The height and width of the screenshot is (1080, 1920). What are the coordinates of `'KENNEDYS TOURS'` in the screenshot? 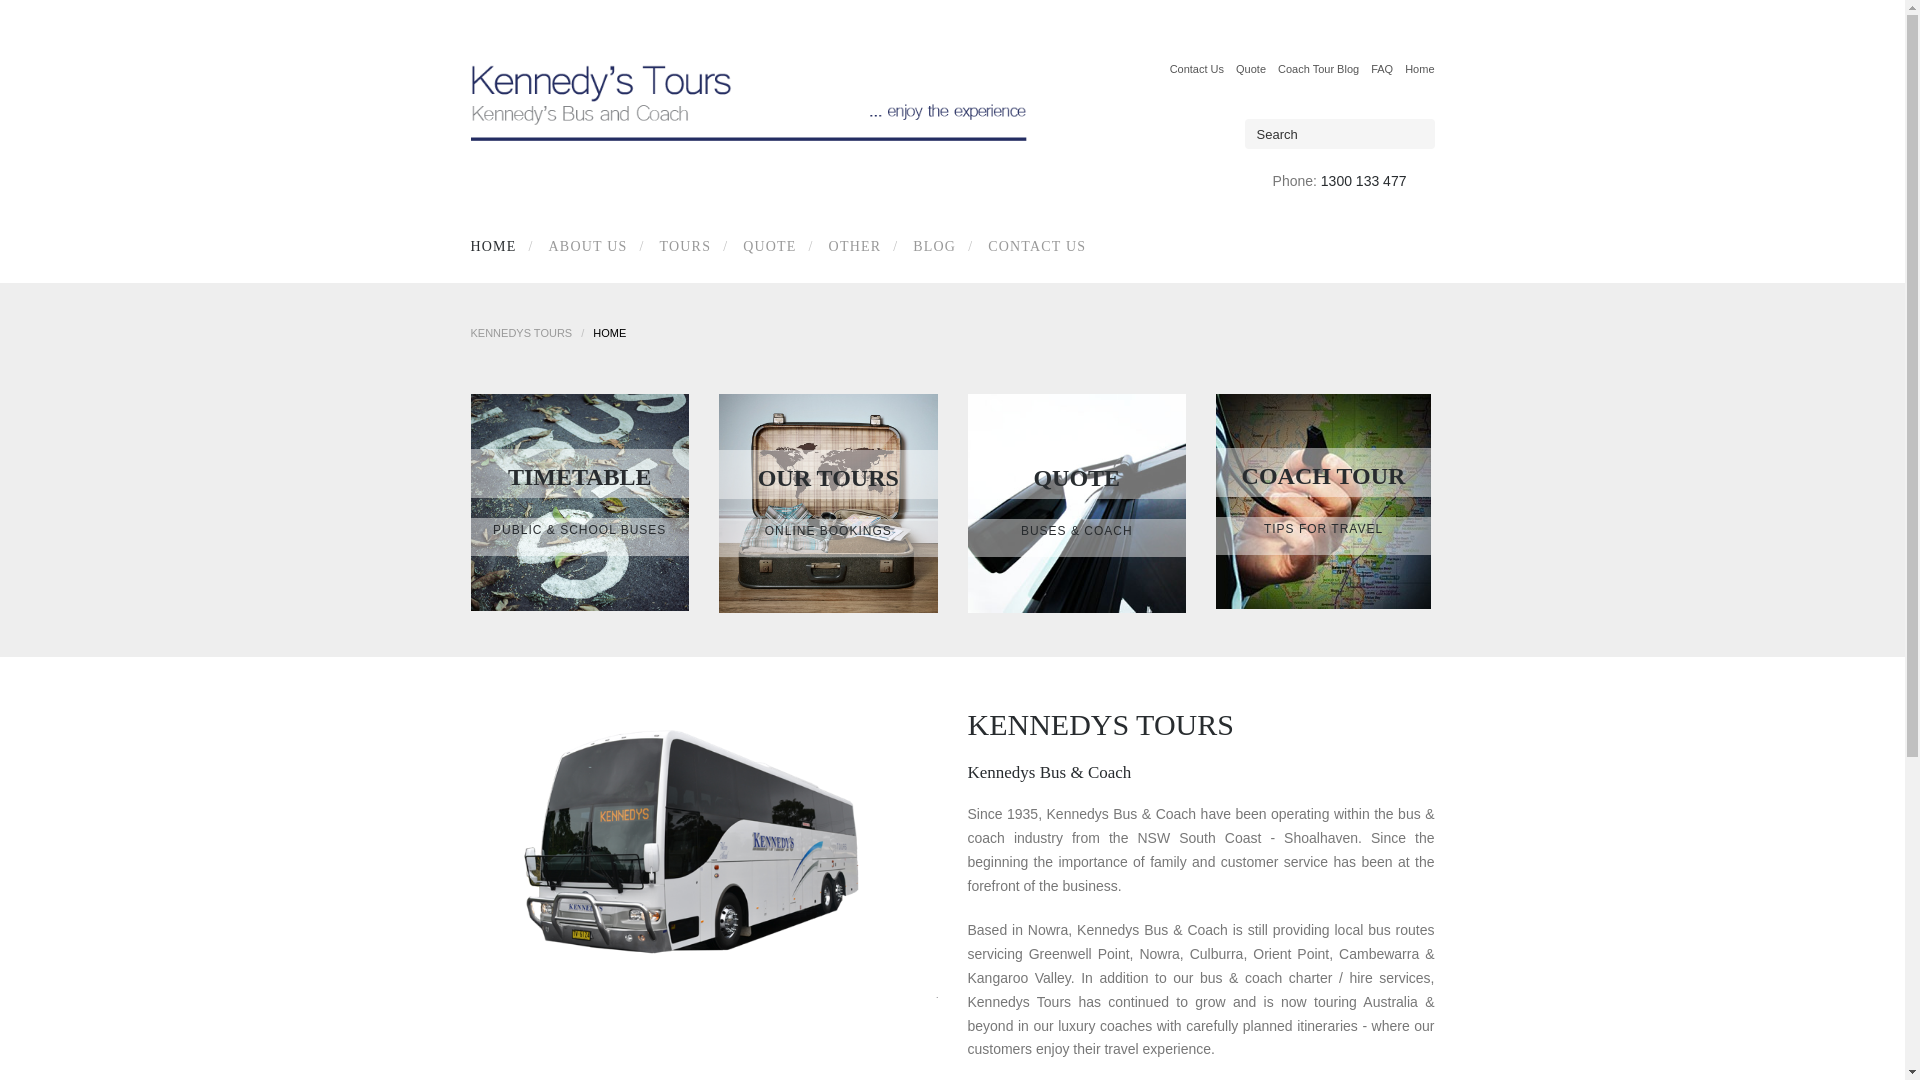 It's located at (521, 331).